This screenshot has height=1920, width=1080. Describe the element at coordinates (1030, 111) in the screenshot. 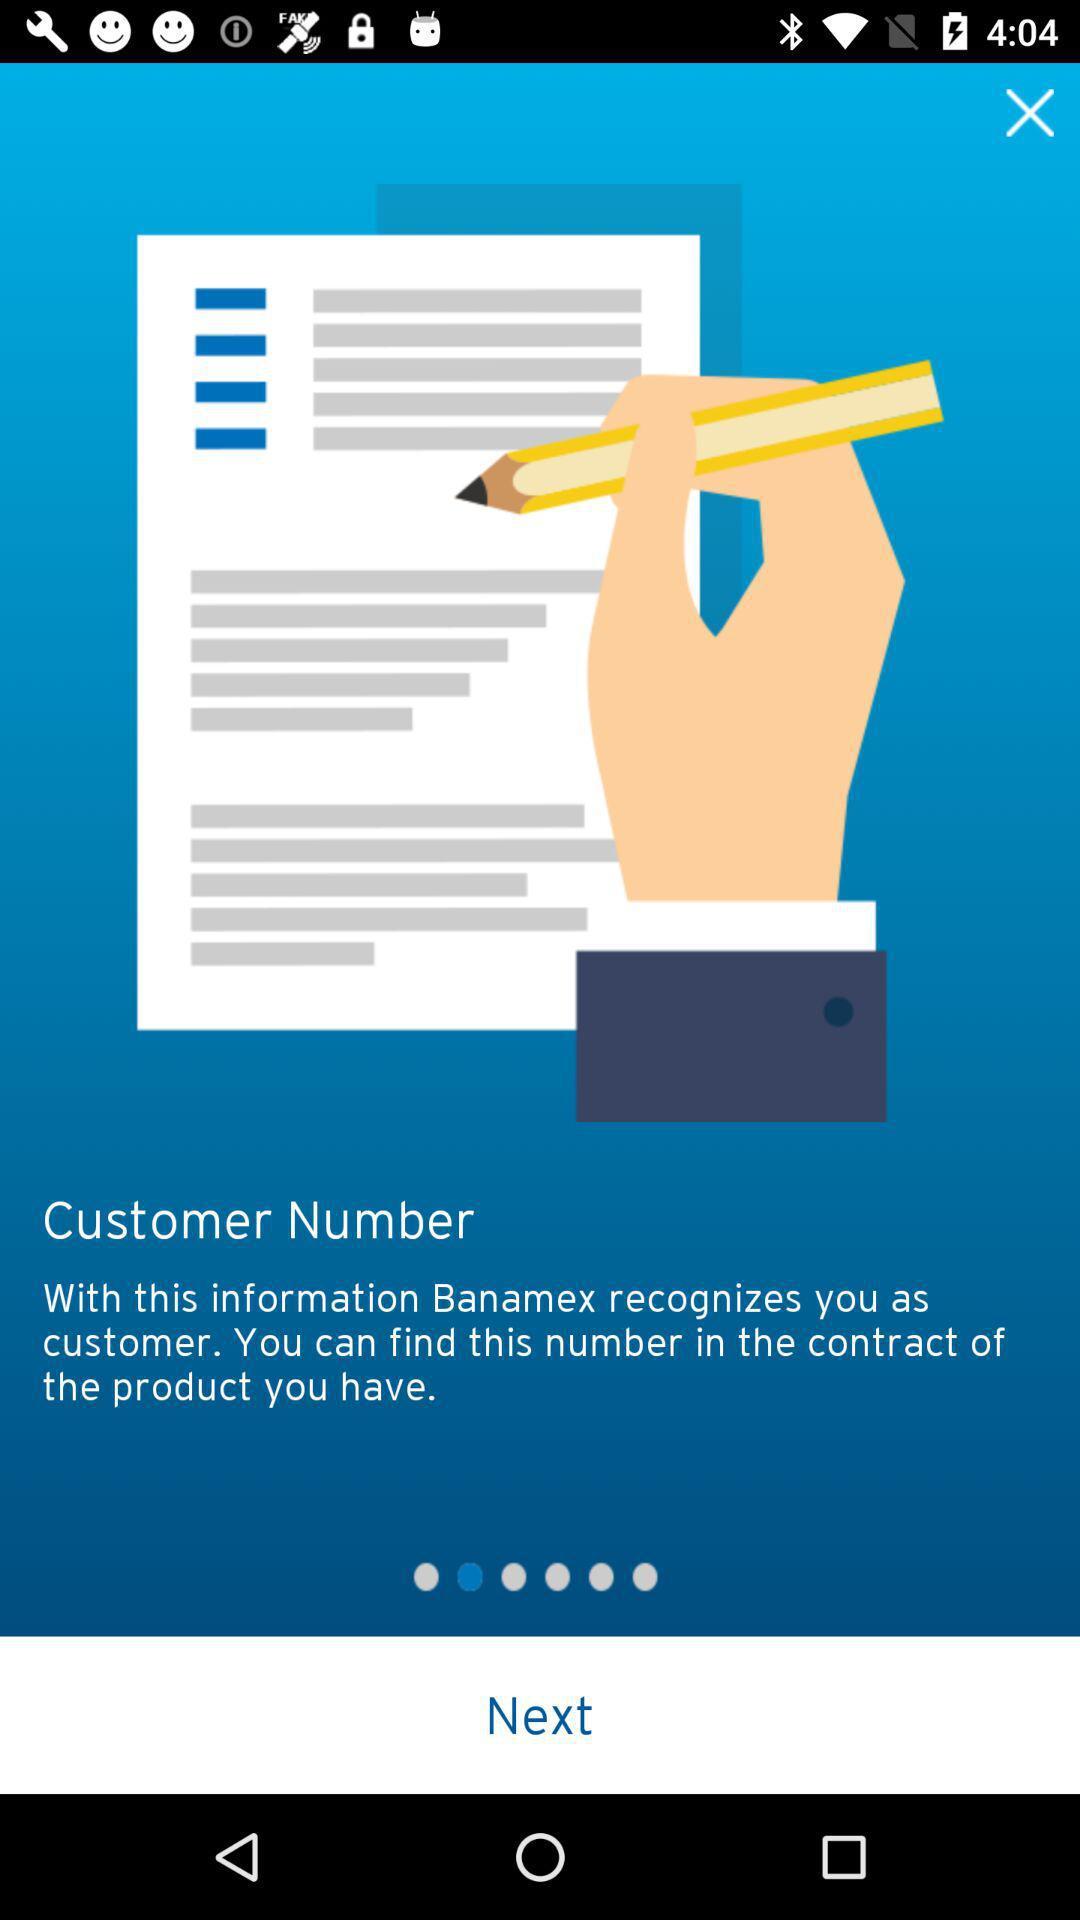

I see `the close icon` at that location.